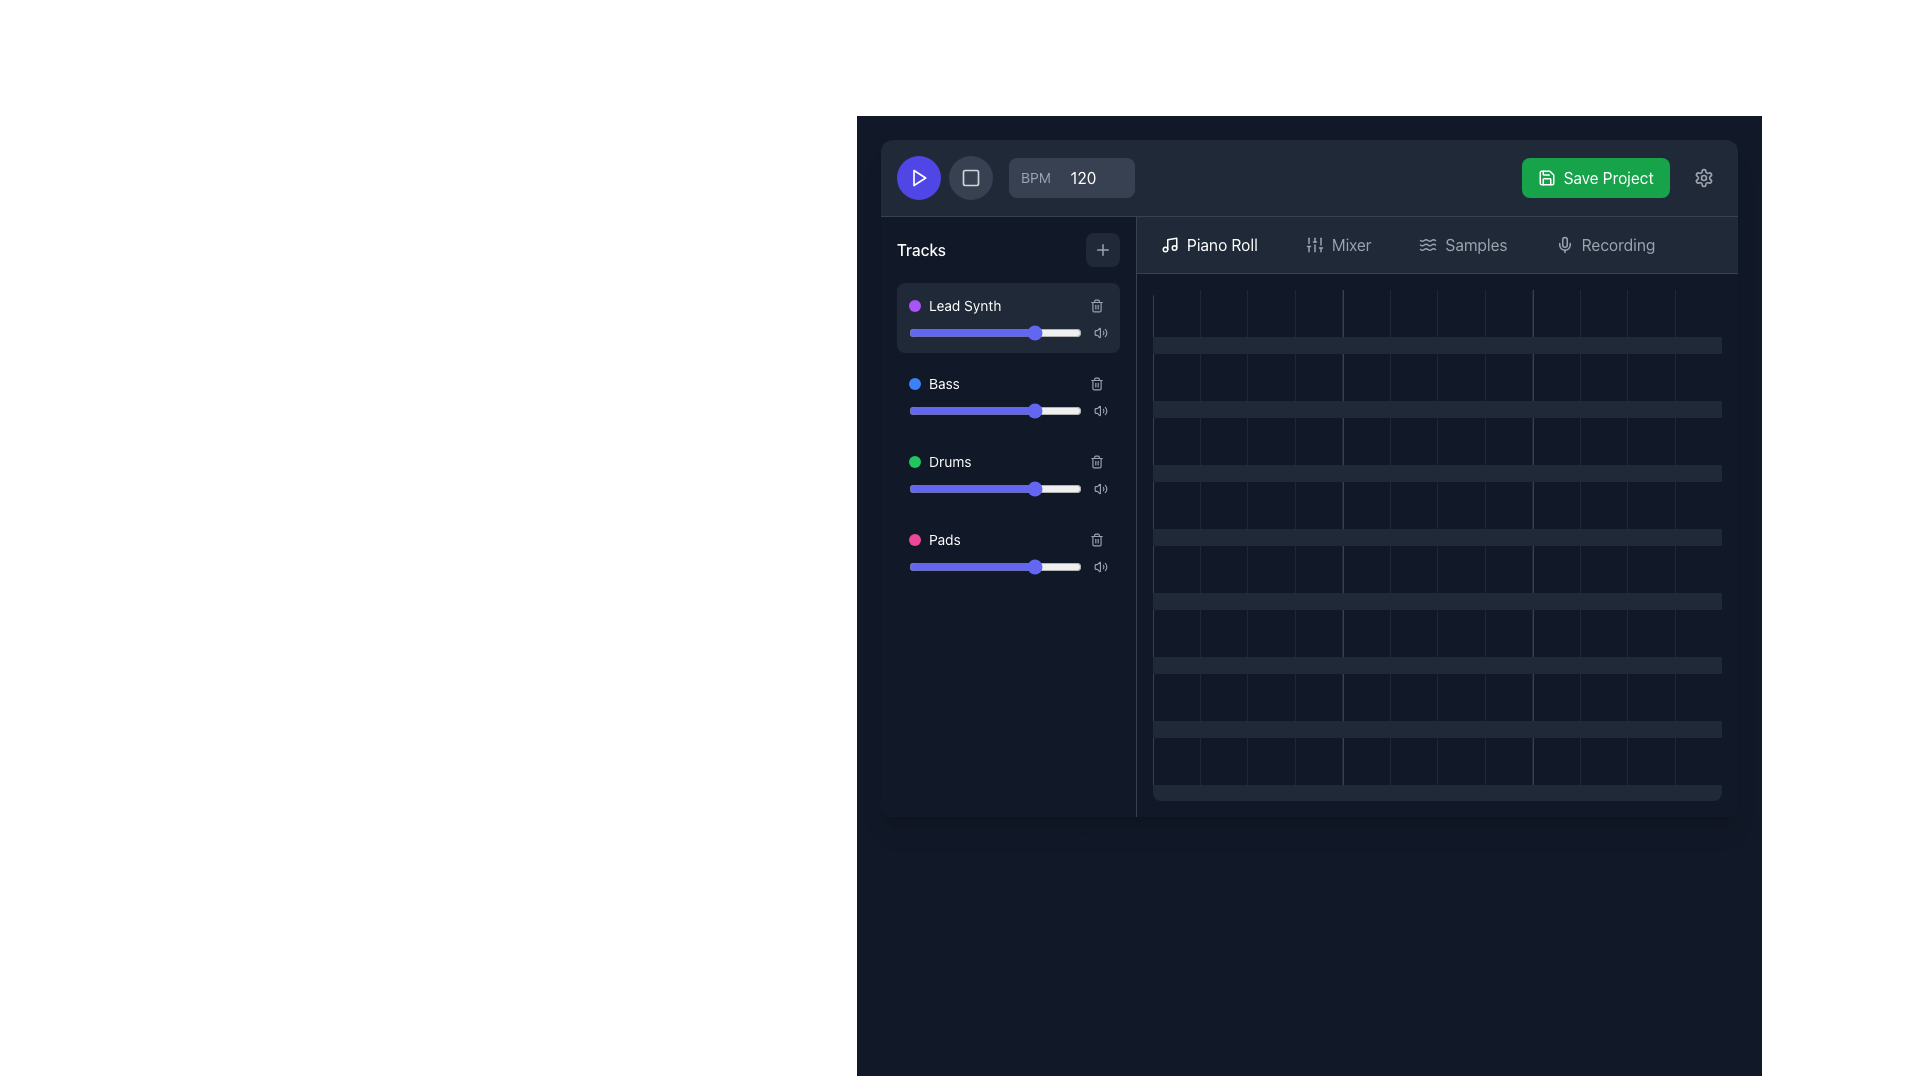 This screenshot has height=1080, width=1920. Describe the element at coordinates (942, 410) in the screenshot. I see `the slider` at that location.